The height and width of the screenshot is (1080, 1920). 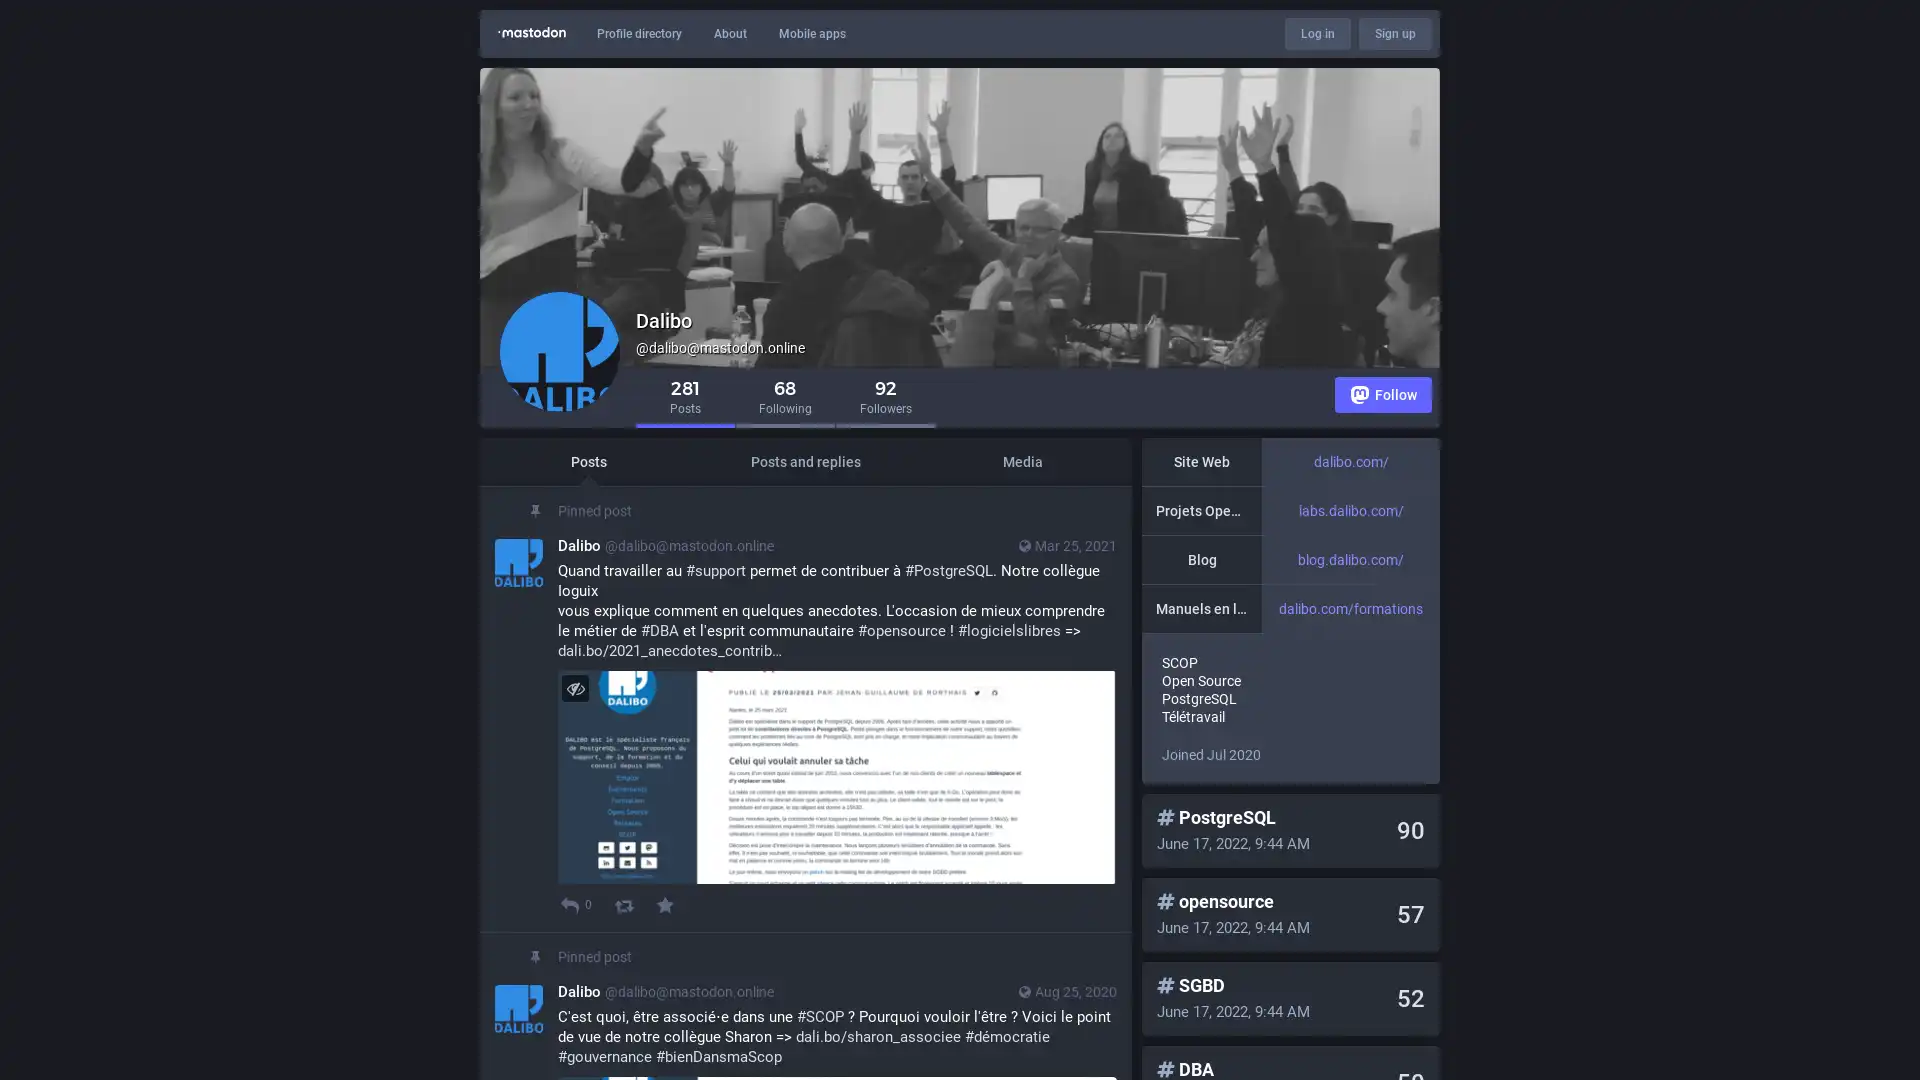 I want to click on Hide image, so click(x=574, y=687).